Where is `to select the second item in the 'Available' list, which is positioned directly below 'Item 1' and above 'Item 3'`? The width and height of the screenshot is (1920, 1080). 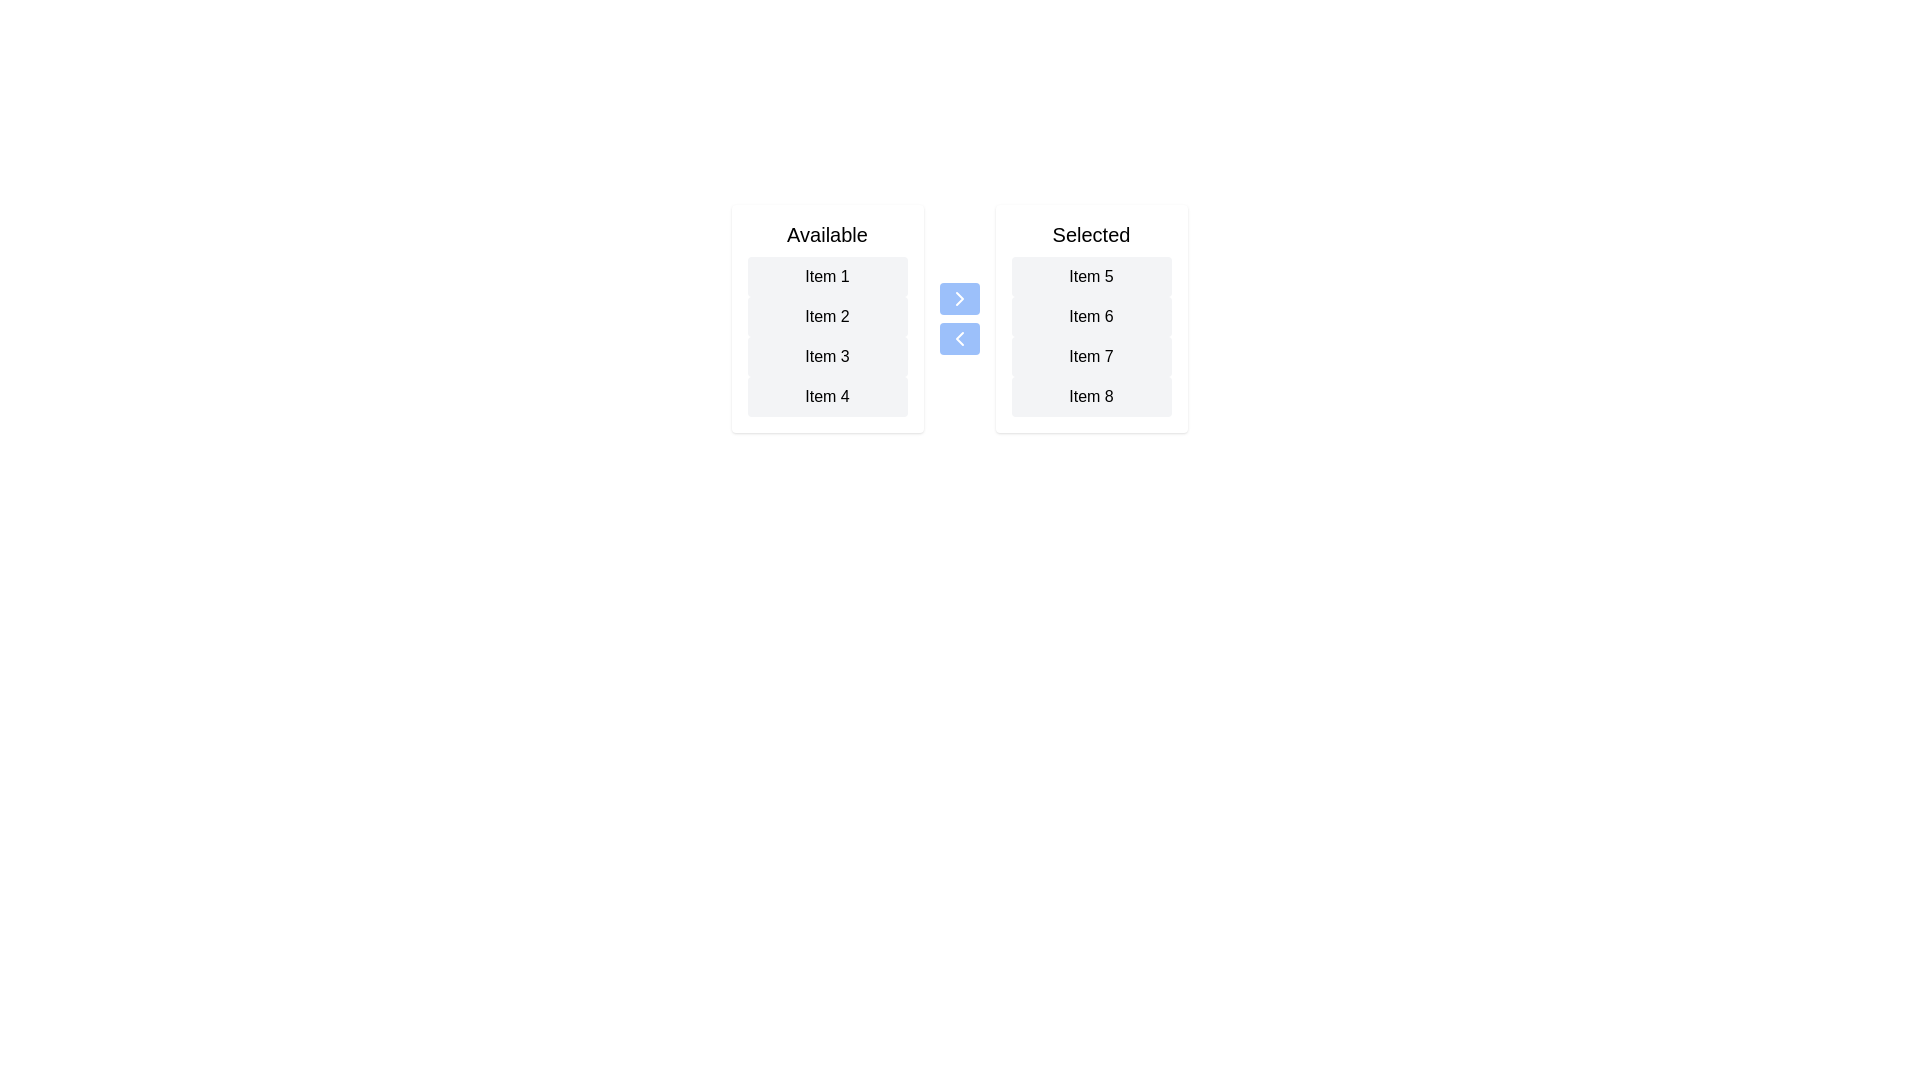
to select the second item in the 'Available' list, which is positioned directly below 'Item 1' and above 'Item 3' is located at coordinates (827, 315).